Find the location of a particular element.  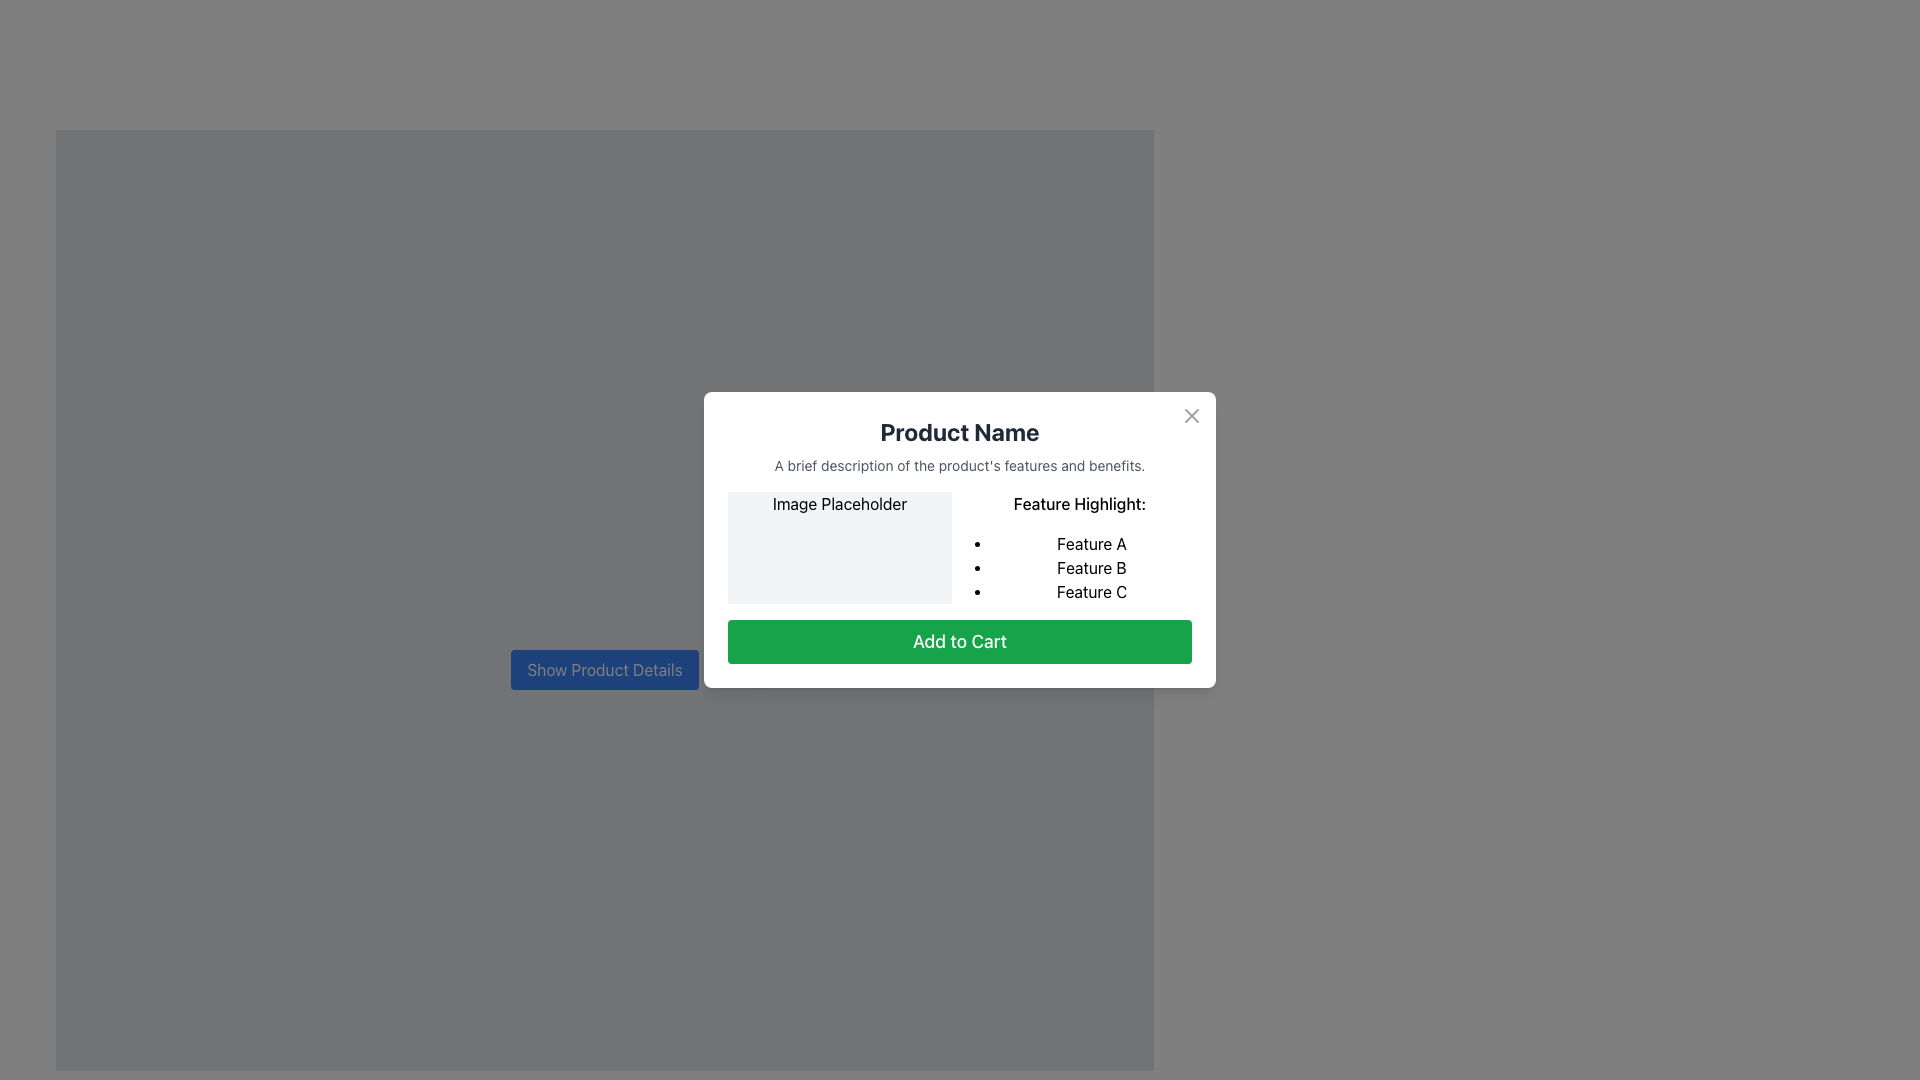

the close button located in the top-right corner of the modal, adjacent to the modal's border, to observe potential hover effects is located at coordinates (1191, 415).